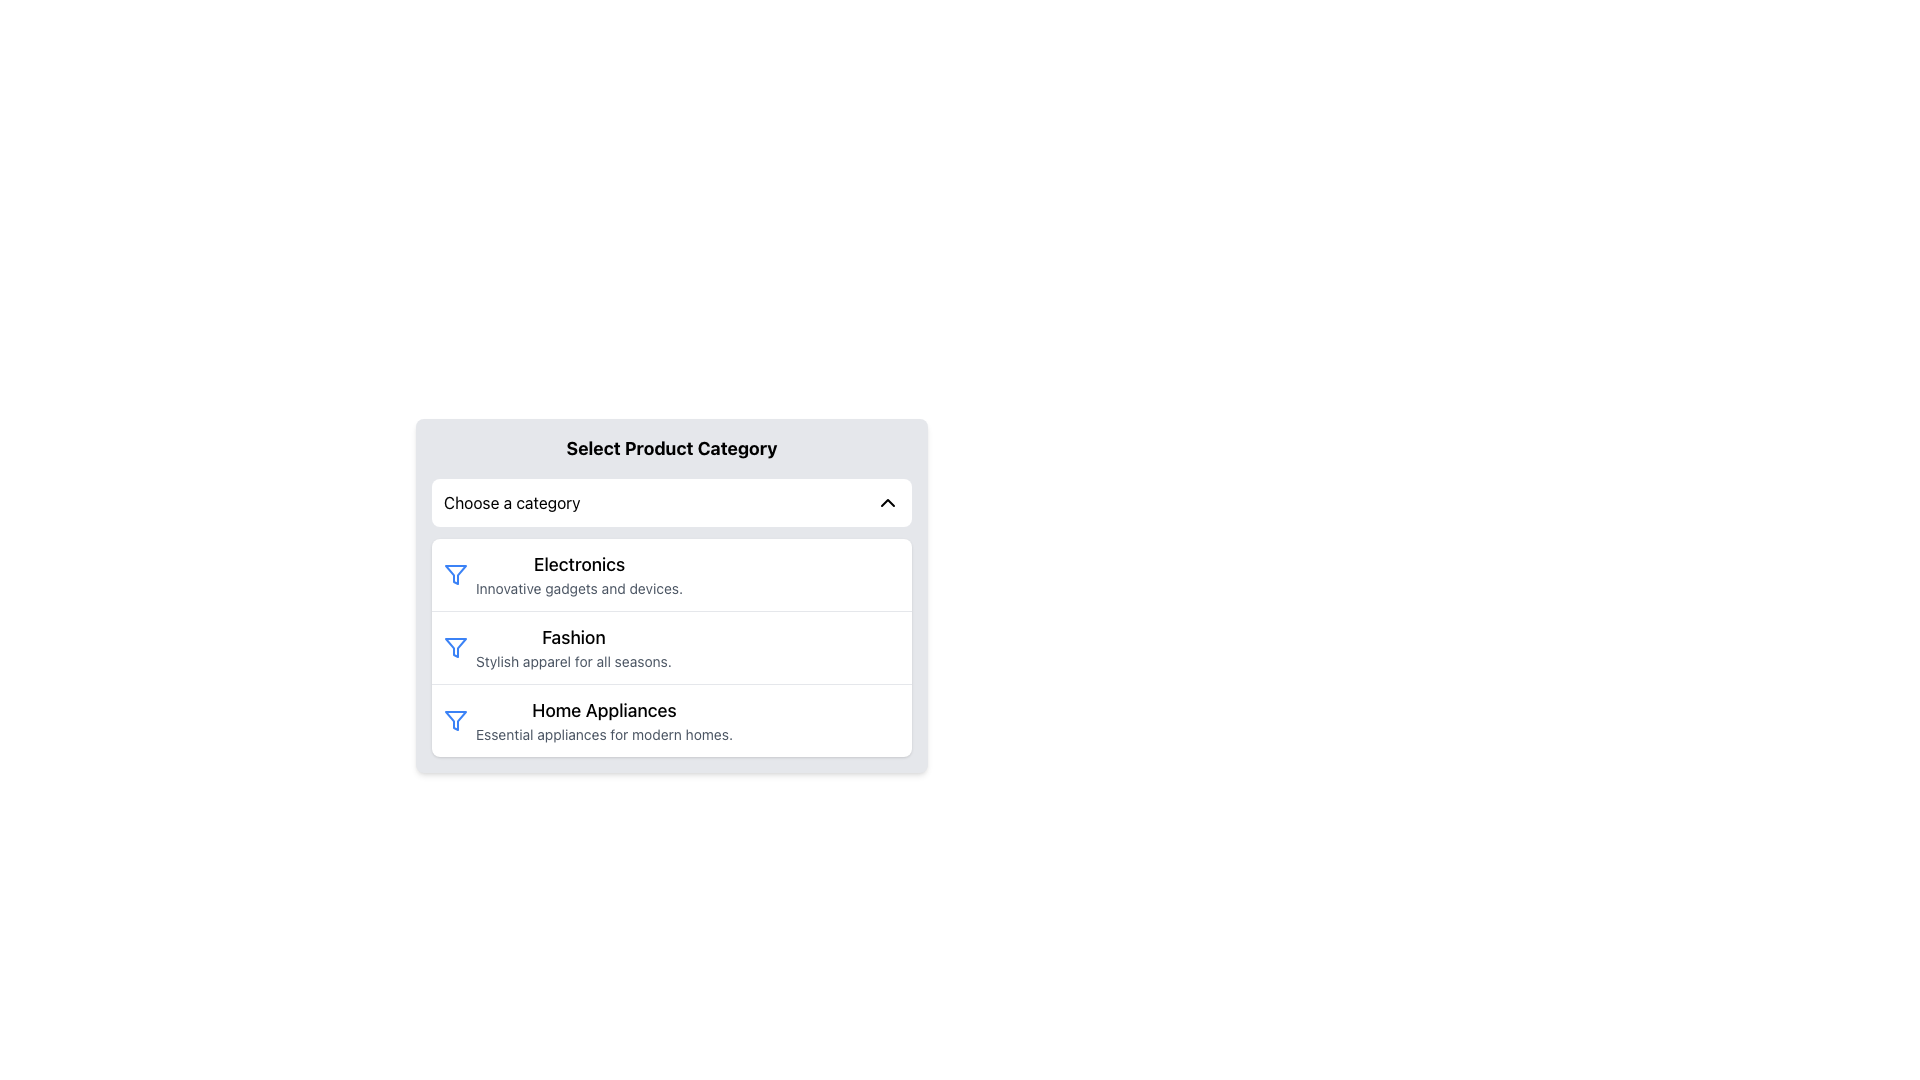  What do you see at coordinates (887, 501) in the screenshot?
I see `the dropdown state icon located at the rightmost position of the 'Choose a category' dropdown header` at bounding box center [887, 501].